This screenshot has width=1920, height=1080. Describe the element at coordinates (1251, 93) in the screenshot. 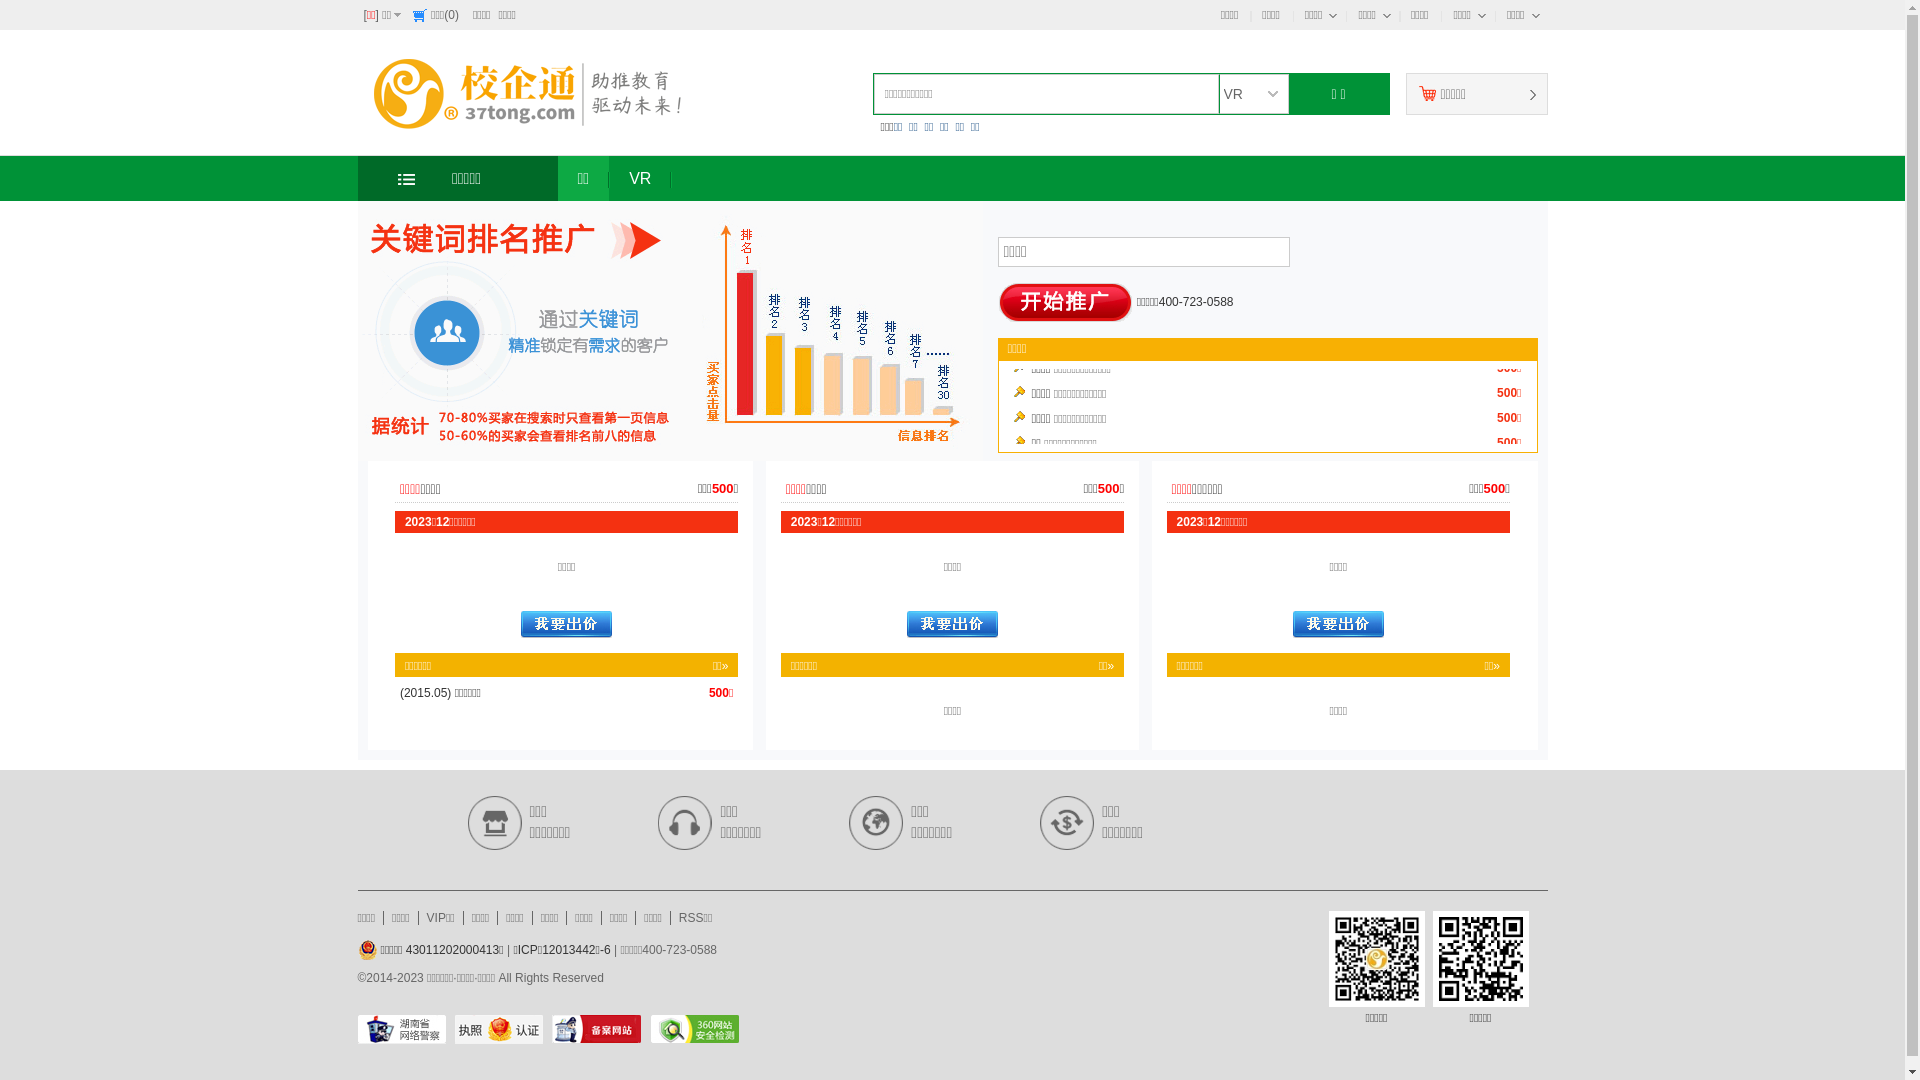

I see `'VR'` at that location.